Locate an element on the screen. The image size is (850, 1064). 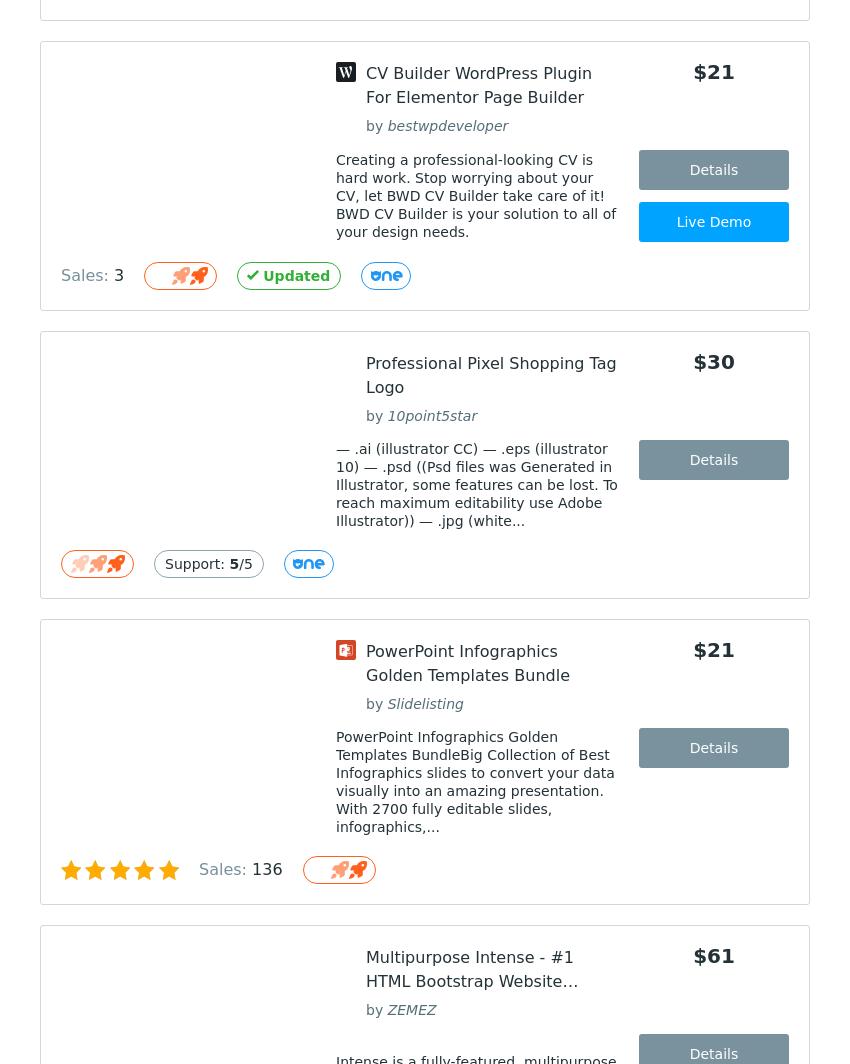
'CV Builder WordPress Plugin For Elementor Page Builder' is located at coordinates (478, 85).